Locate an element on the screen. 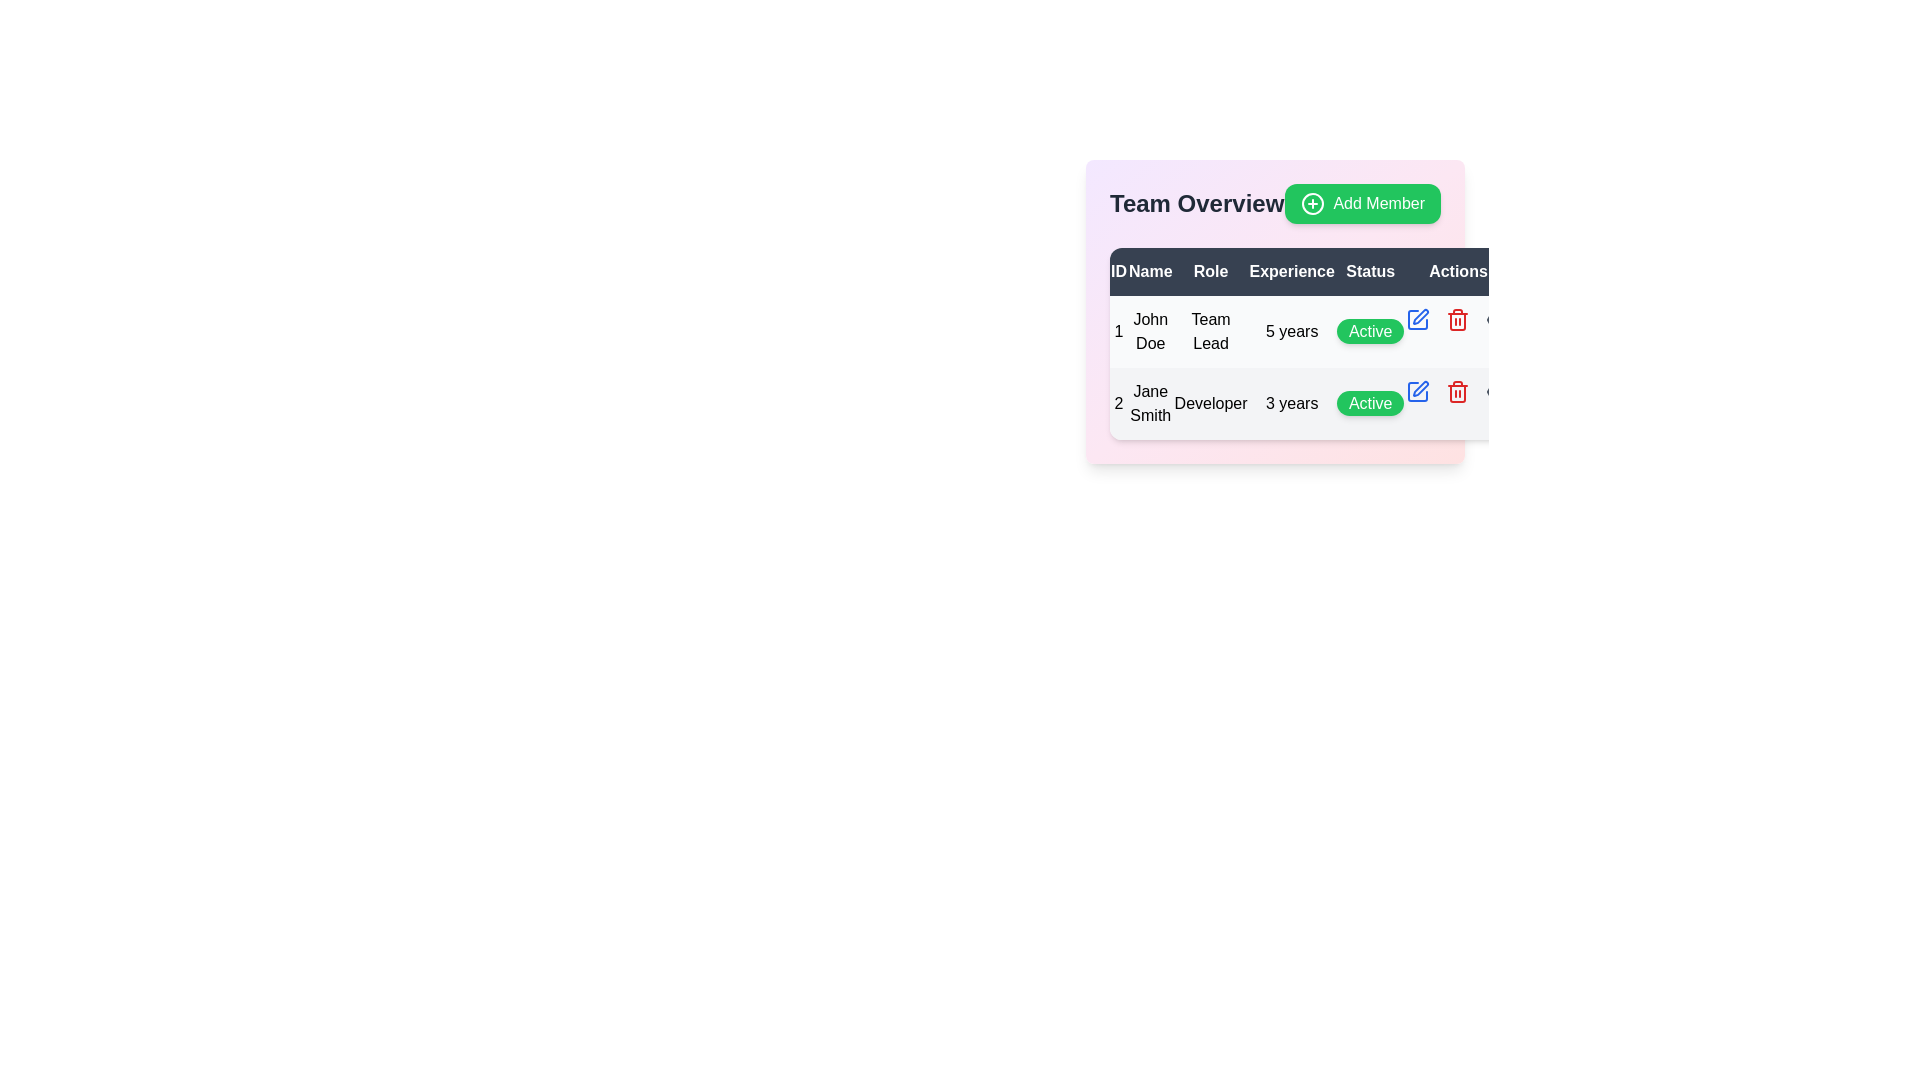  the blue square icon with rounded corners and a pencil overlay located in the 'Actions' column of the second row representing 'Jane Smith' is located at coordinates (1417, 392).